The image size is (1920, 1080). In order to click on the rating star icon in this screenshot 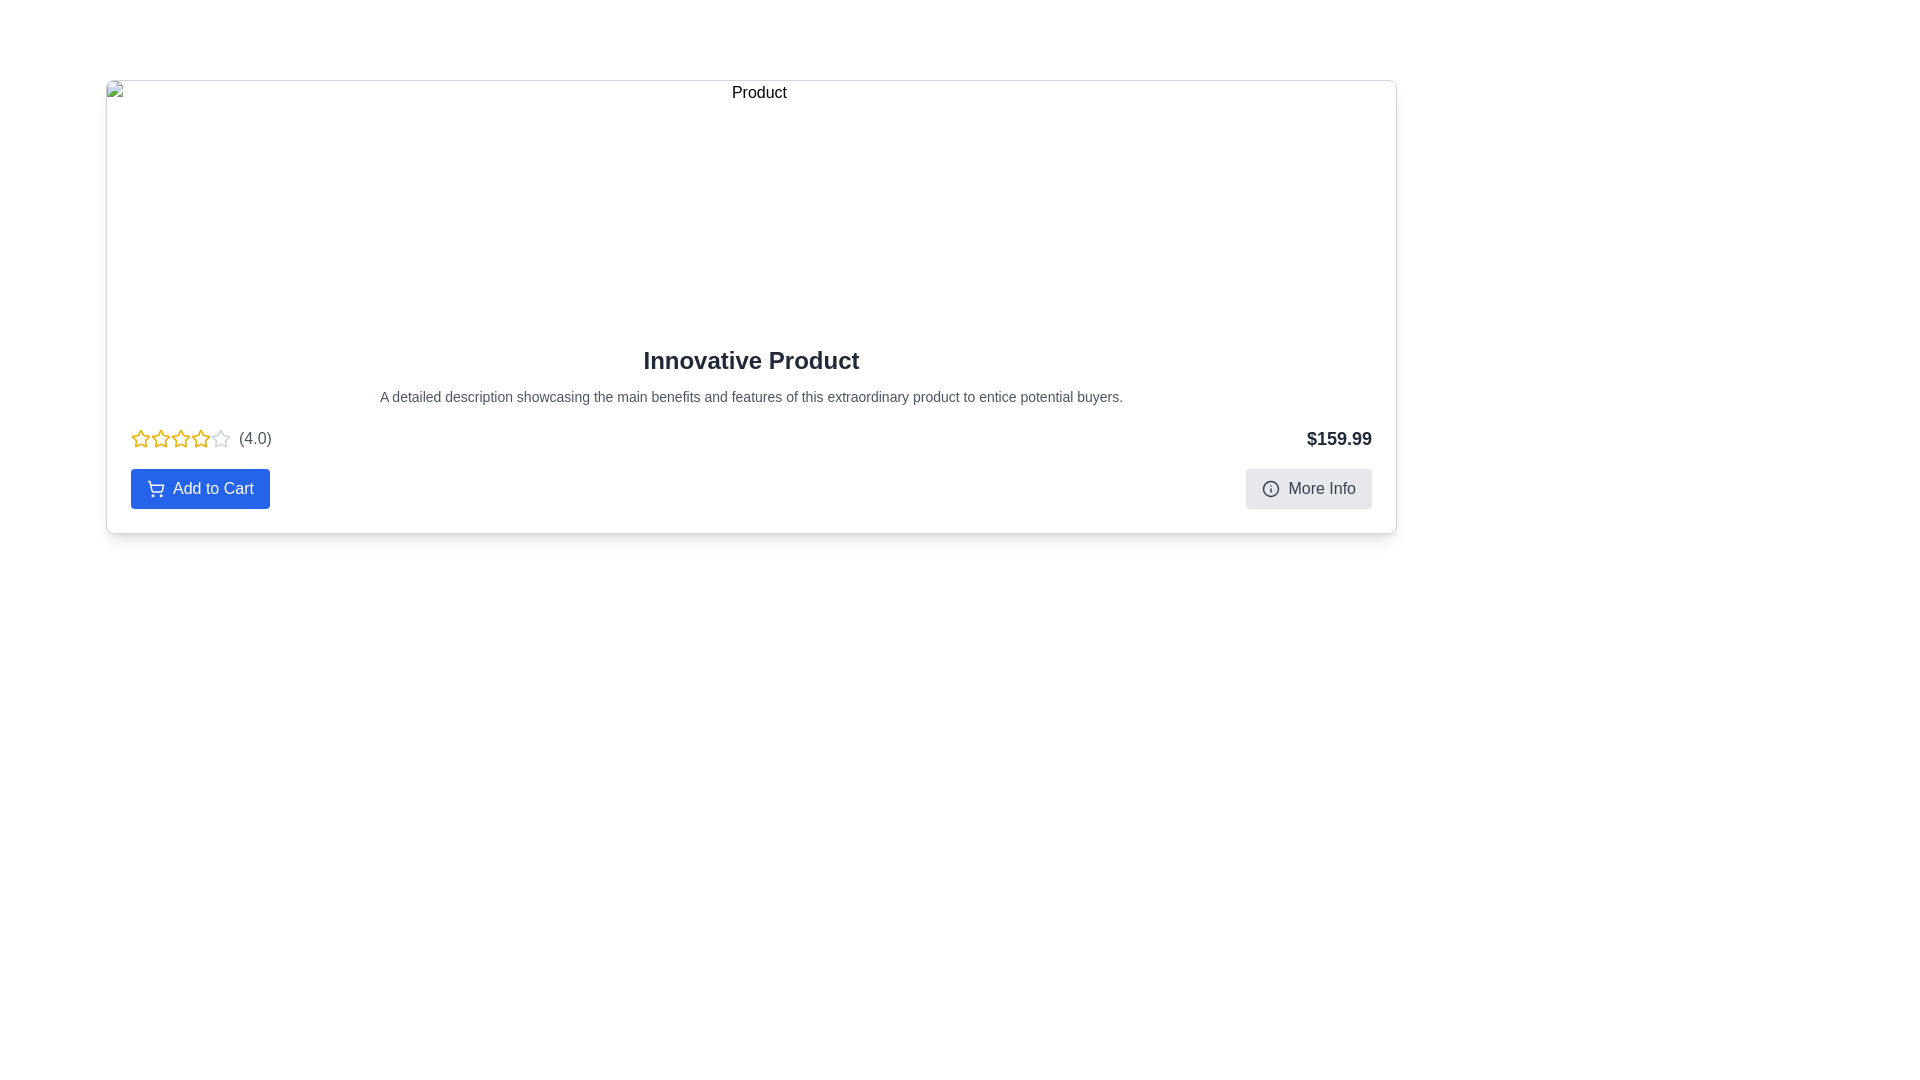, I will do `click(139, 437)`.